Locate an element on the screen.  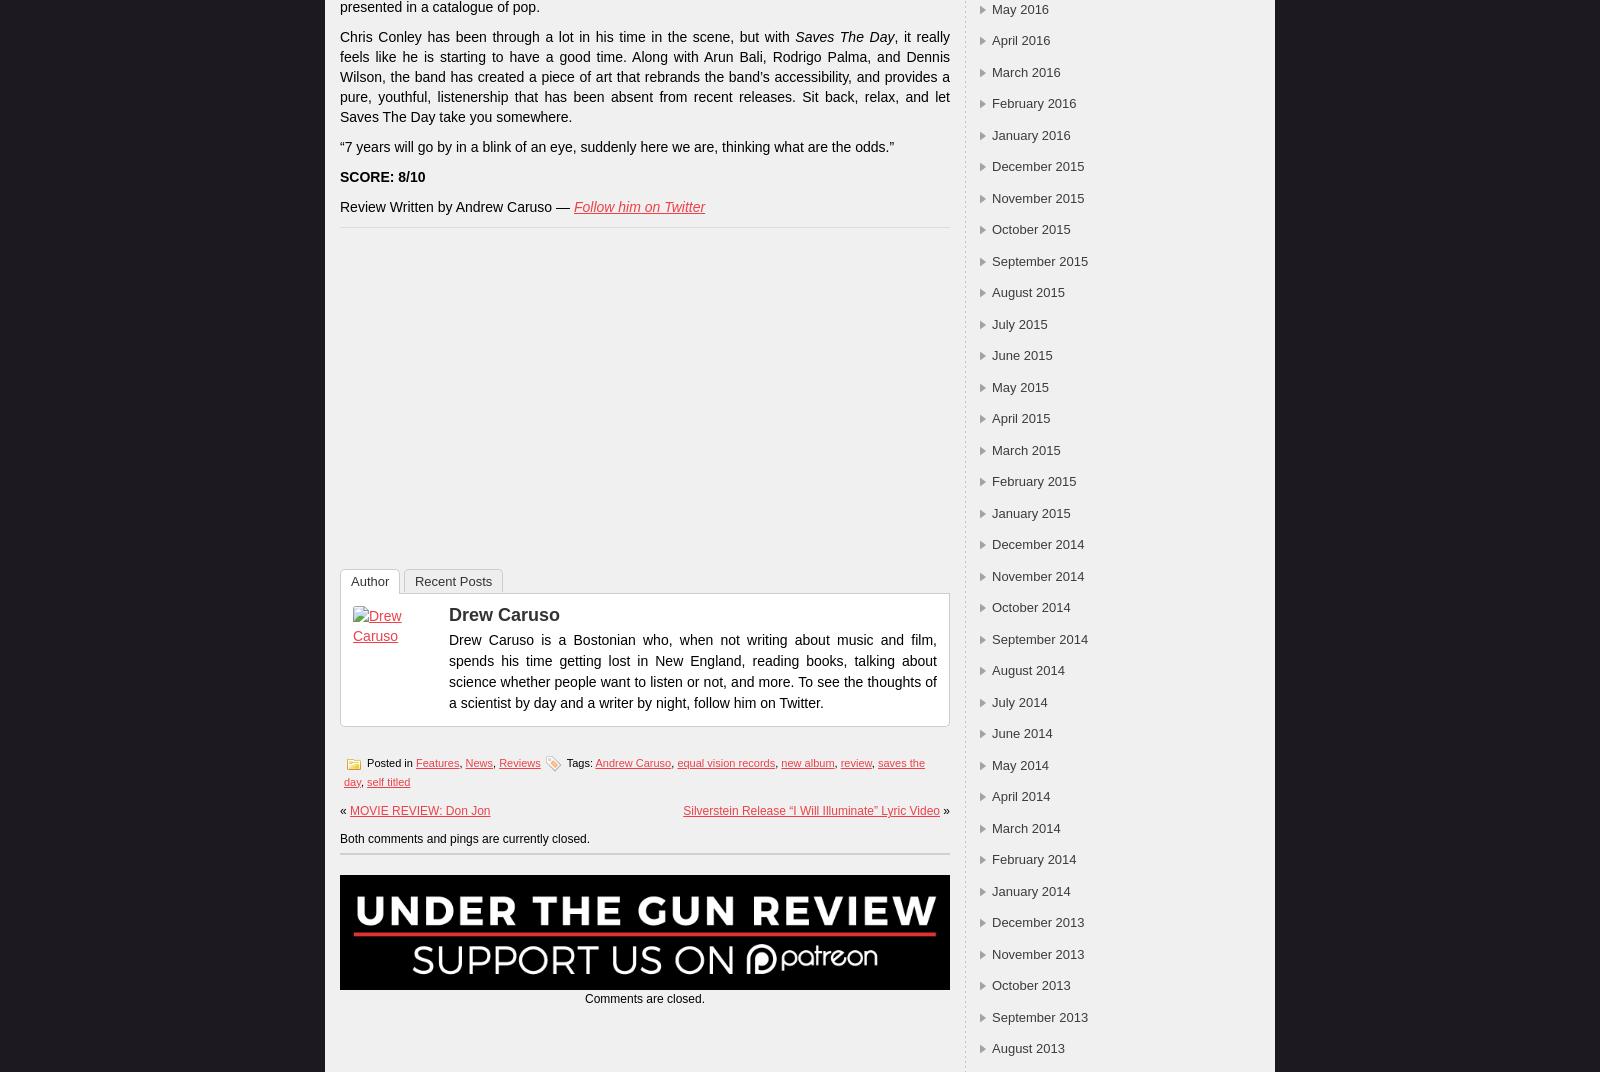
'review' is located at coordinates (839, 761).